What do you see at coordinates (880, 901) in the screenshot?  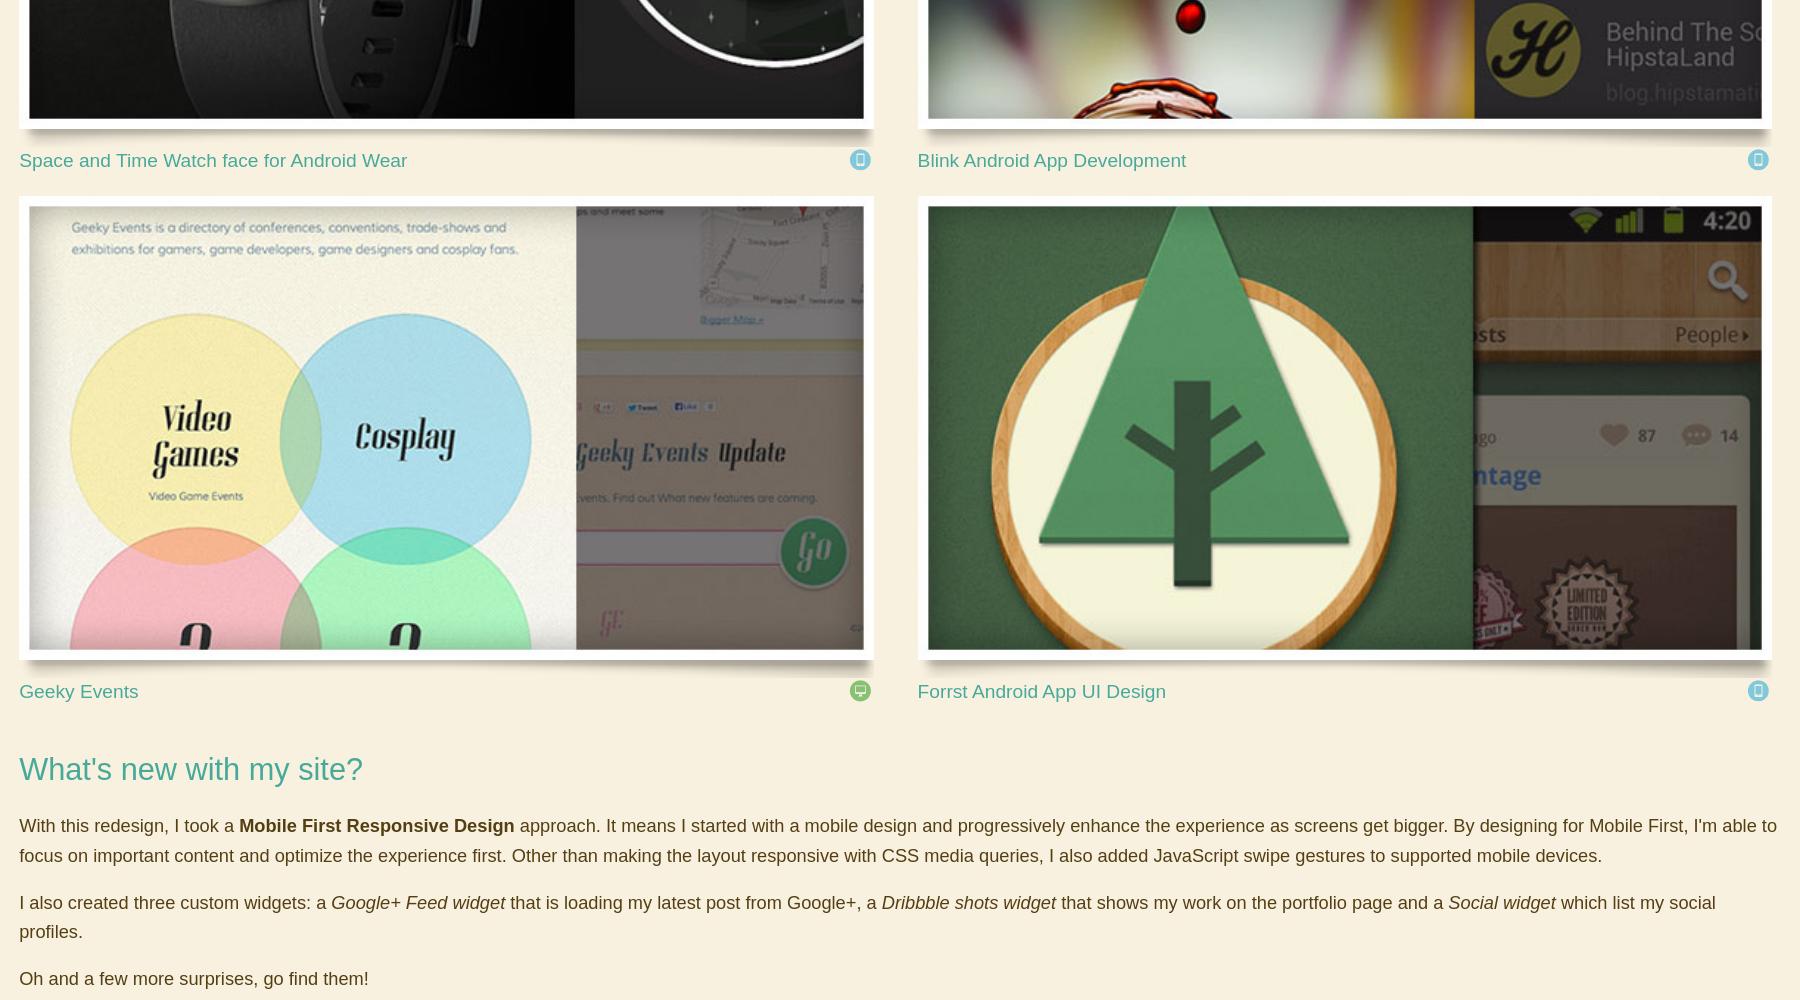 I see `'Dribbble shots widget'` at bounding box center [880, 901].